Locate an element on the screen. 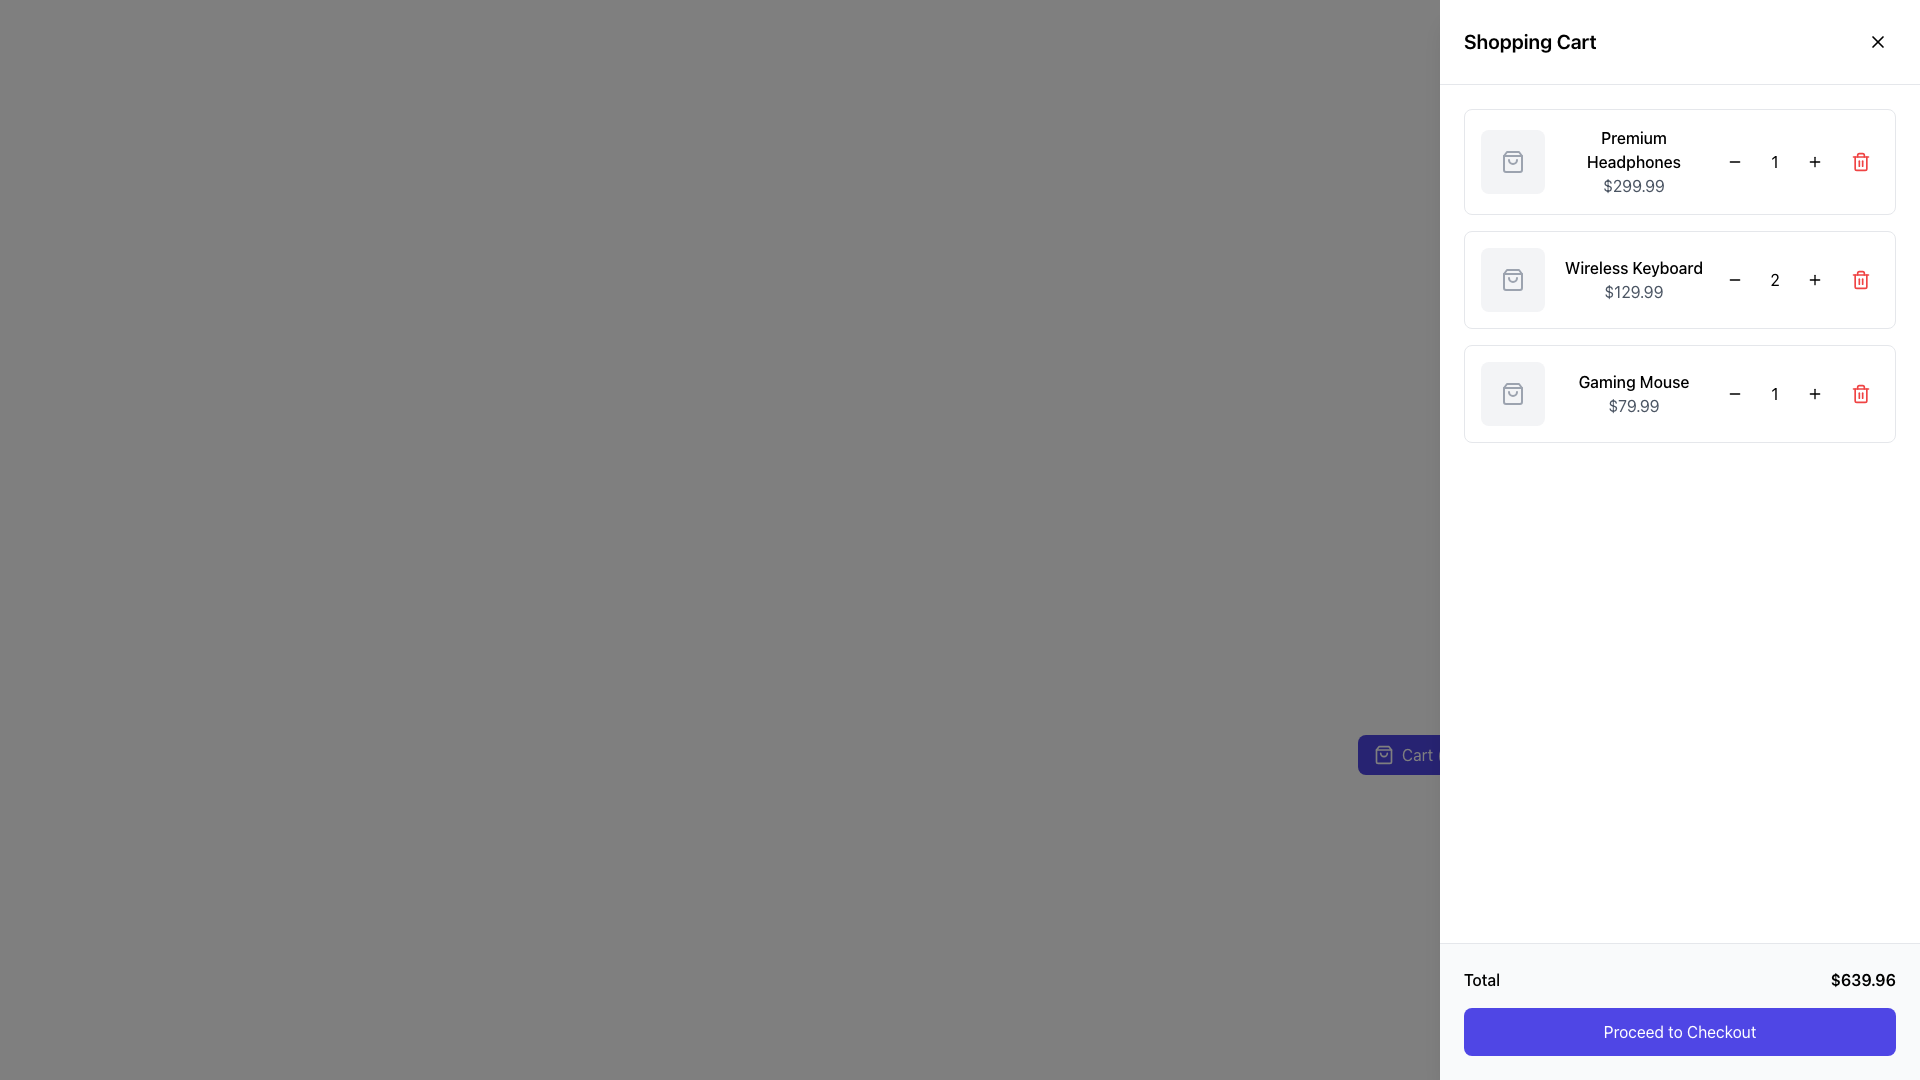 The image size is (1920, 1080). the icon representing the 'Gaming Mouse' in the third row of the shopping cart panel is located at coordinates (1512, 393).